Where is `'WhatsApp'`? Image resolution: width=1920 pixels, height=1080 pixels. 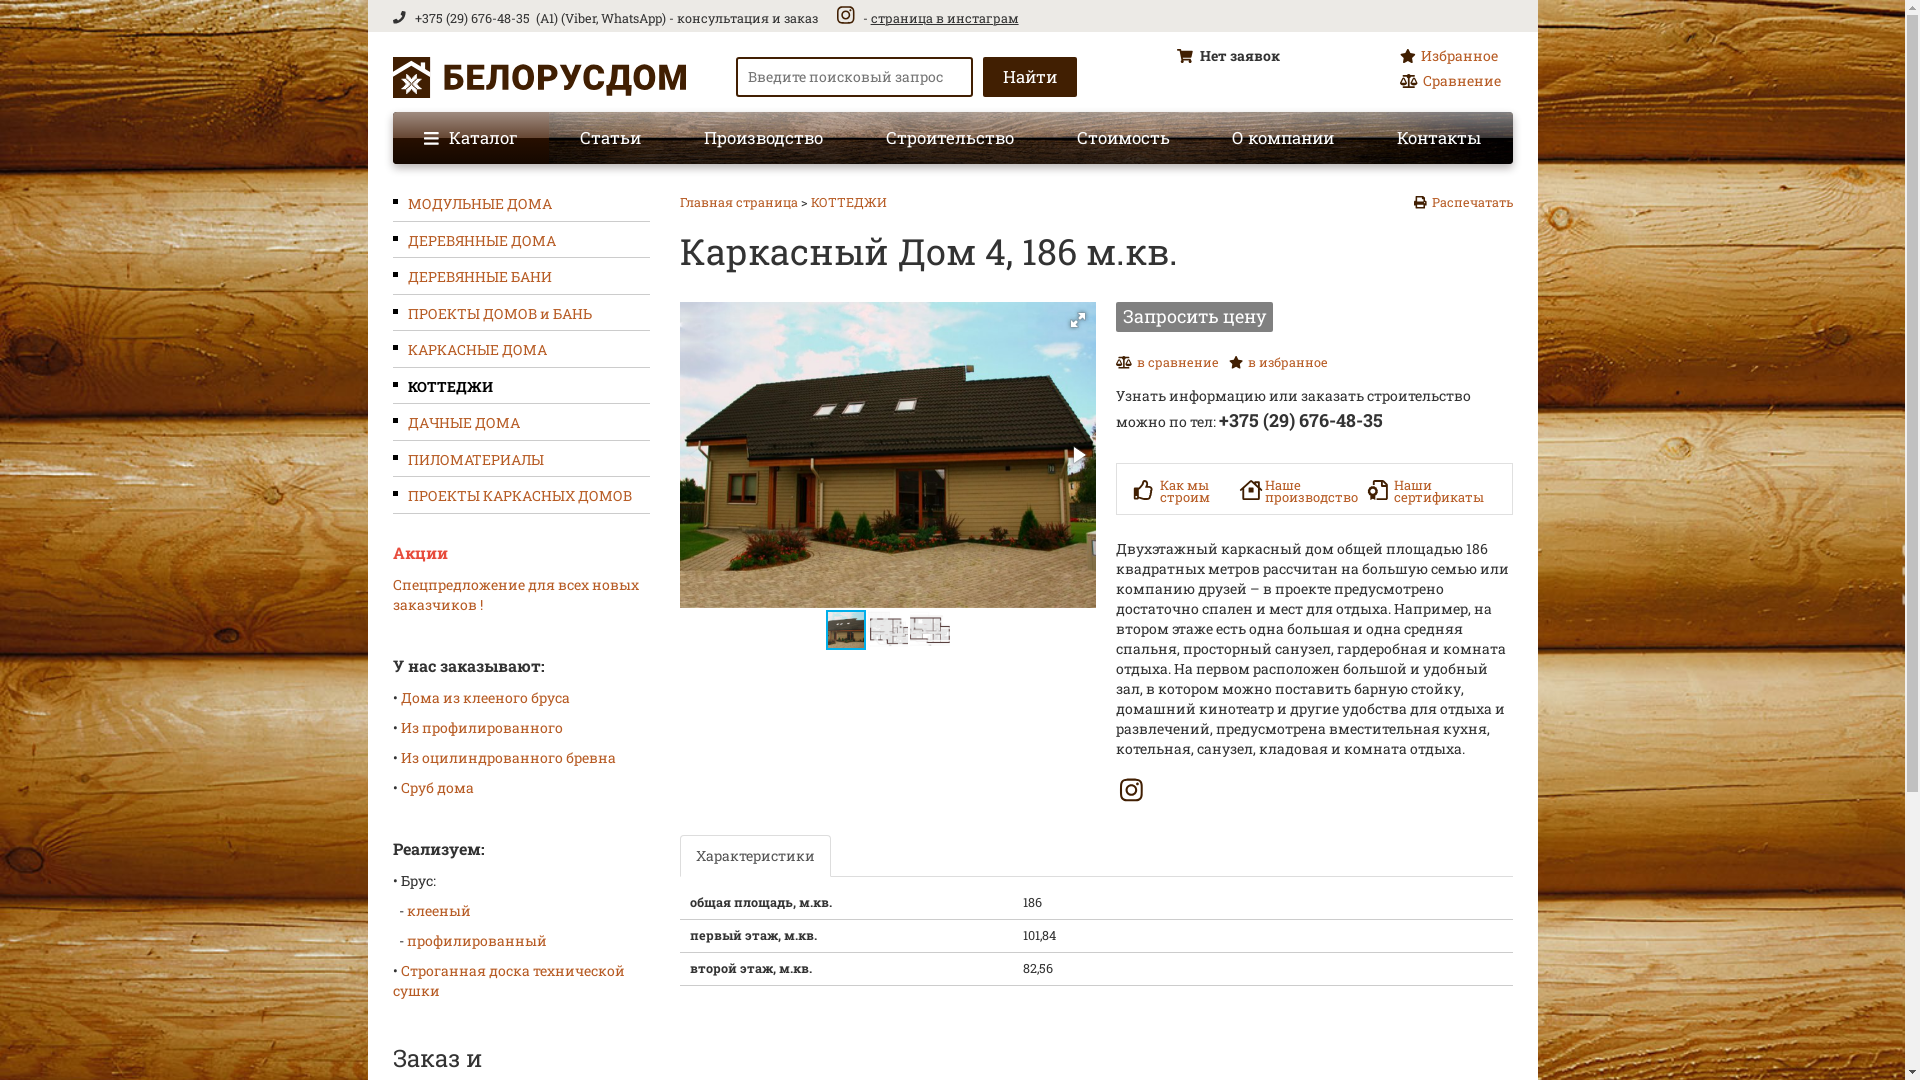
'WhatsApp' is located at coordinates (630, 18).